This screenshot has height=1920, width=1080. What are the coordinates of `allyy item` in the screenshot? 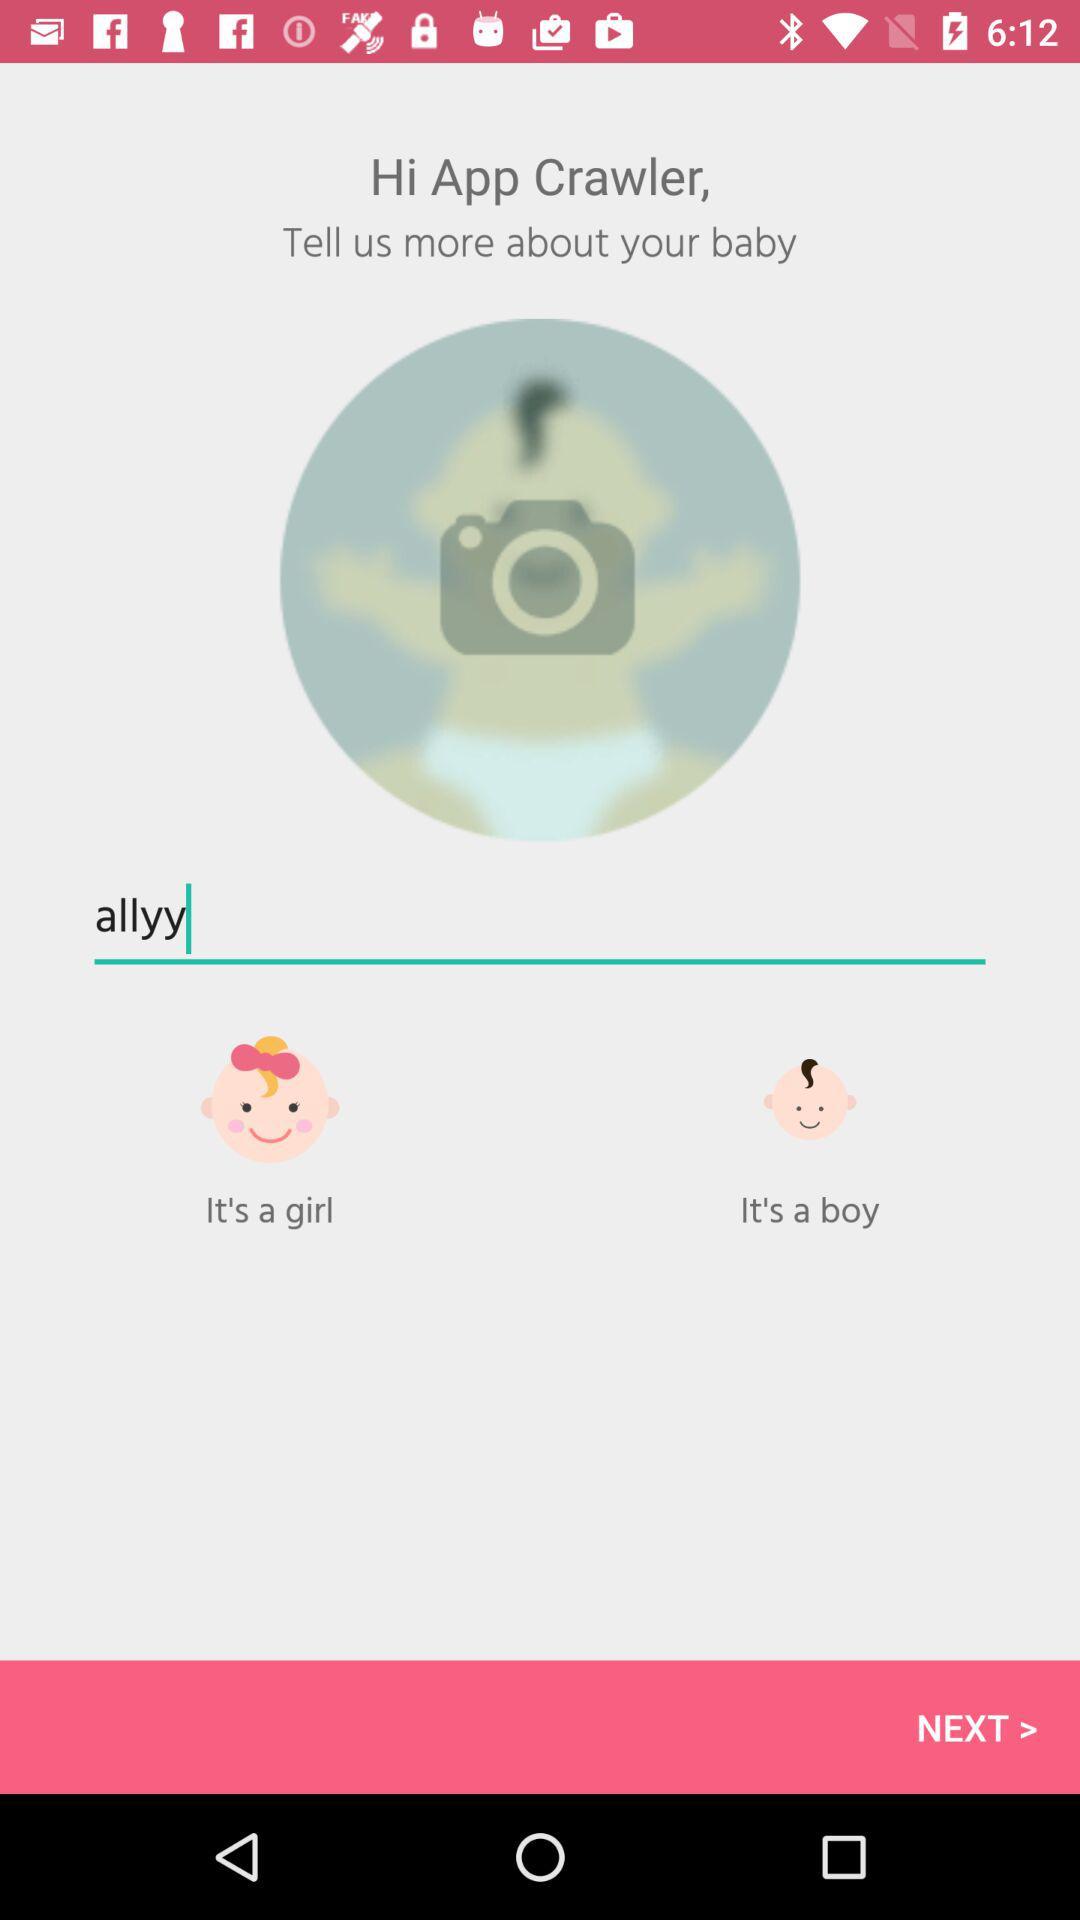 It's located at (540, 918).